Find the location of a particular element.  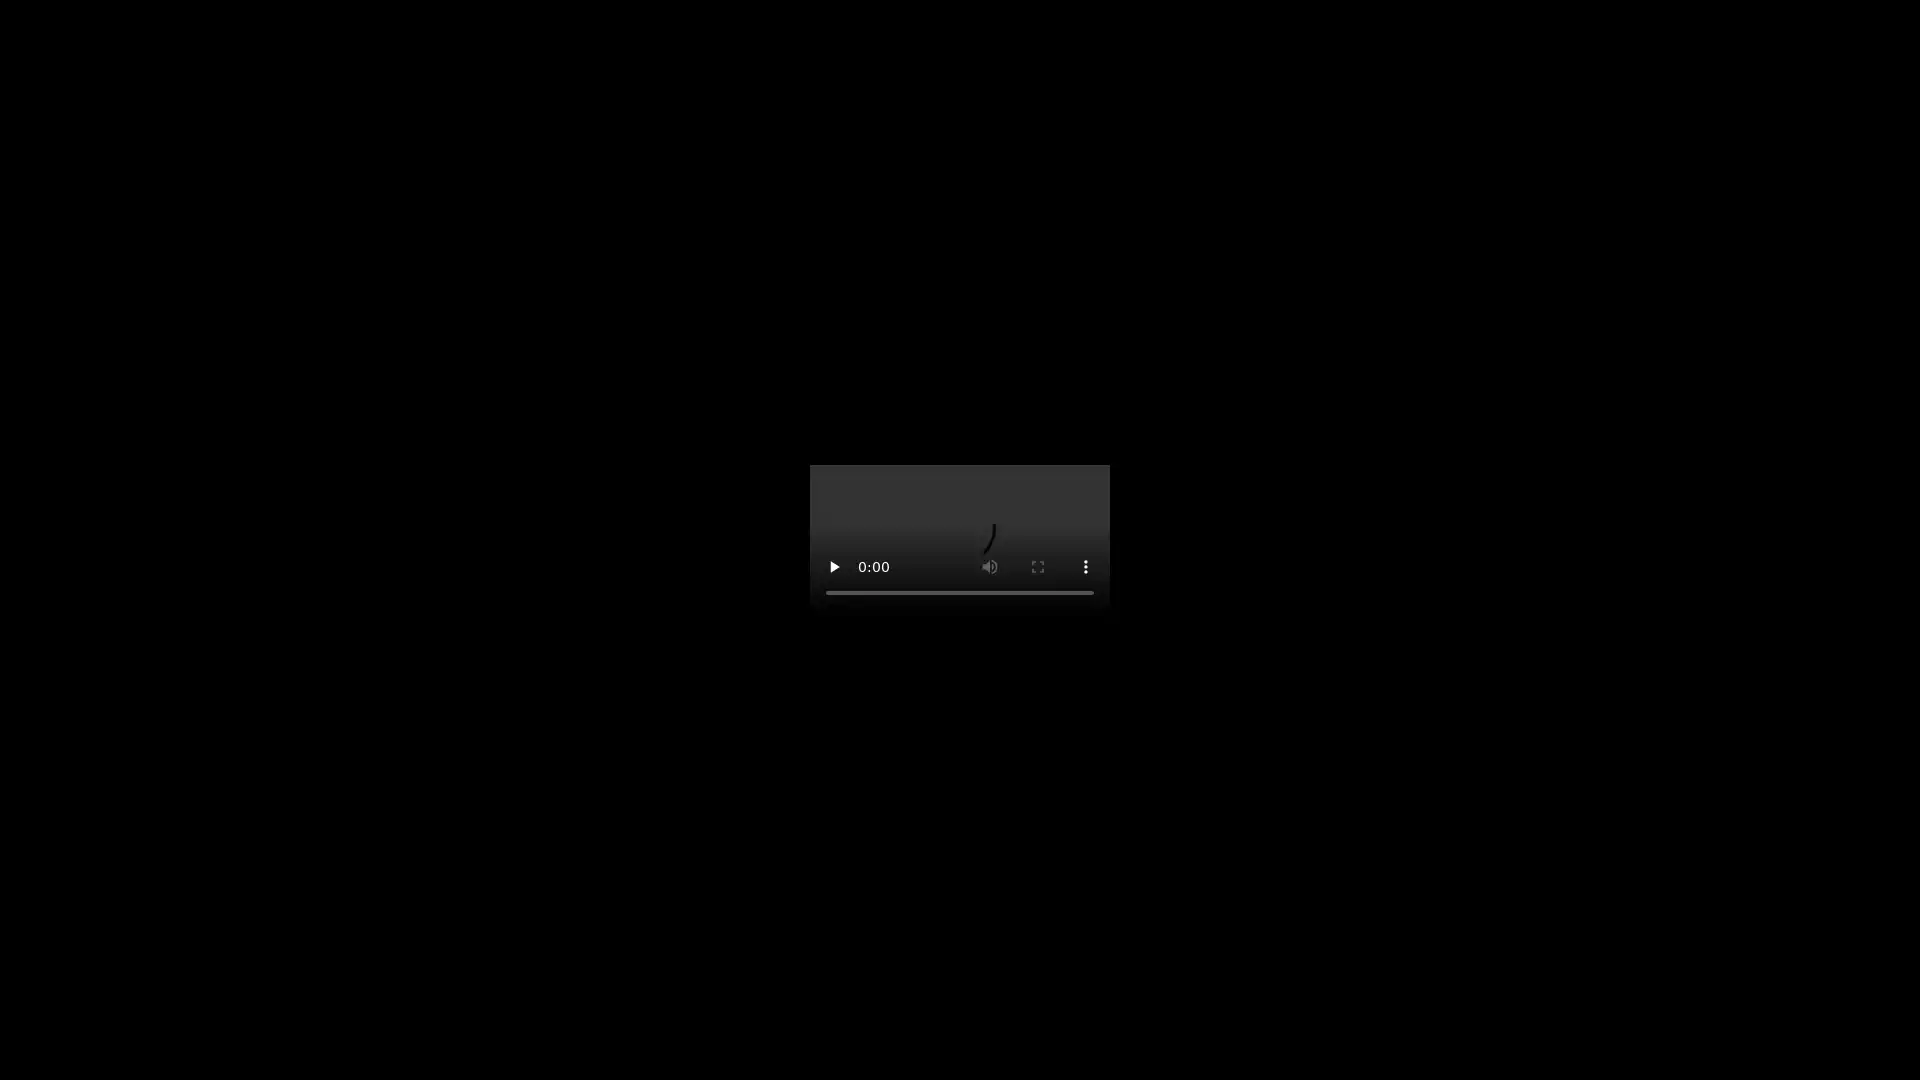

show more media controls is located at coordinates (1084, 567).